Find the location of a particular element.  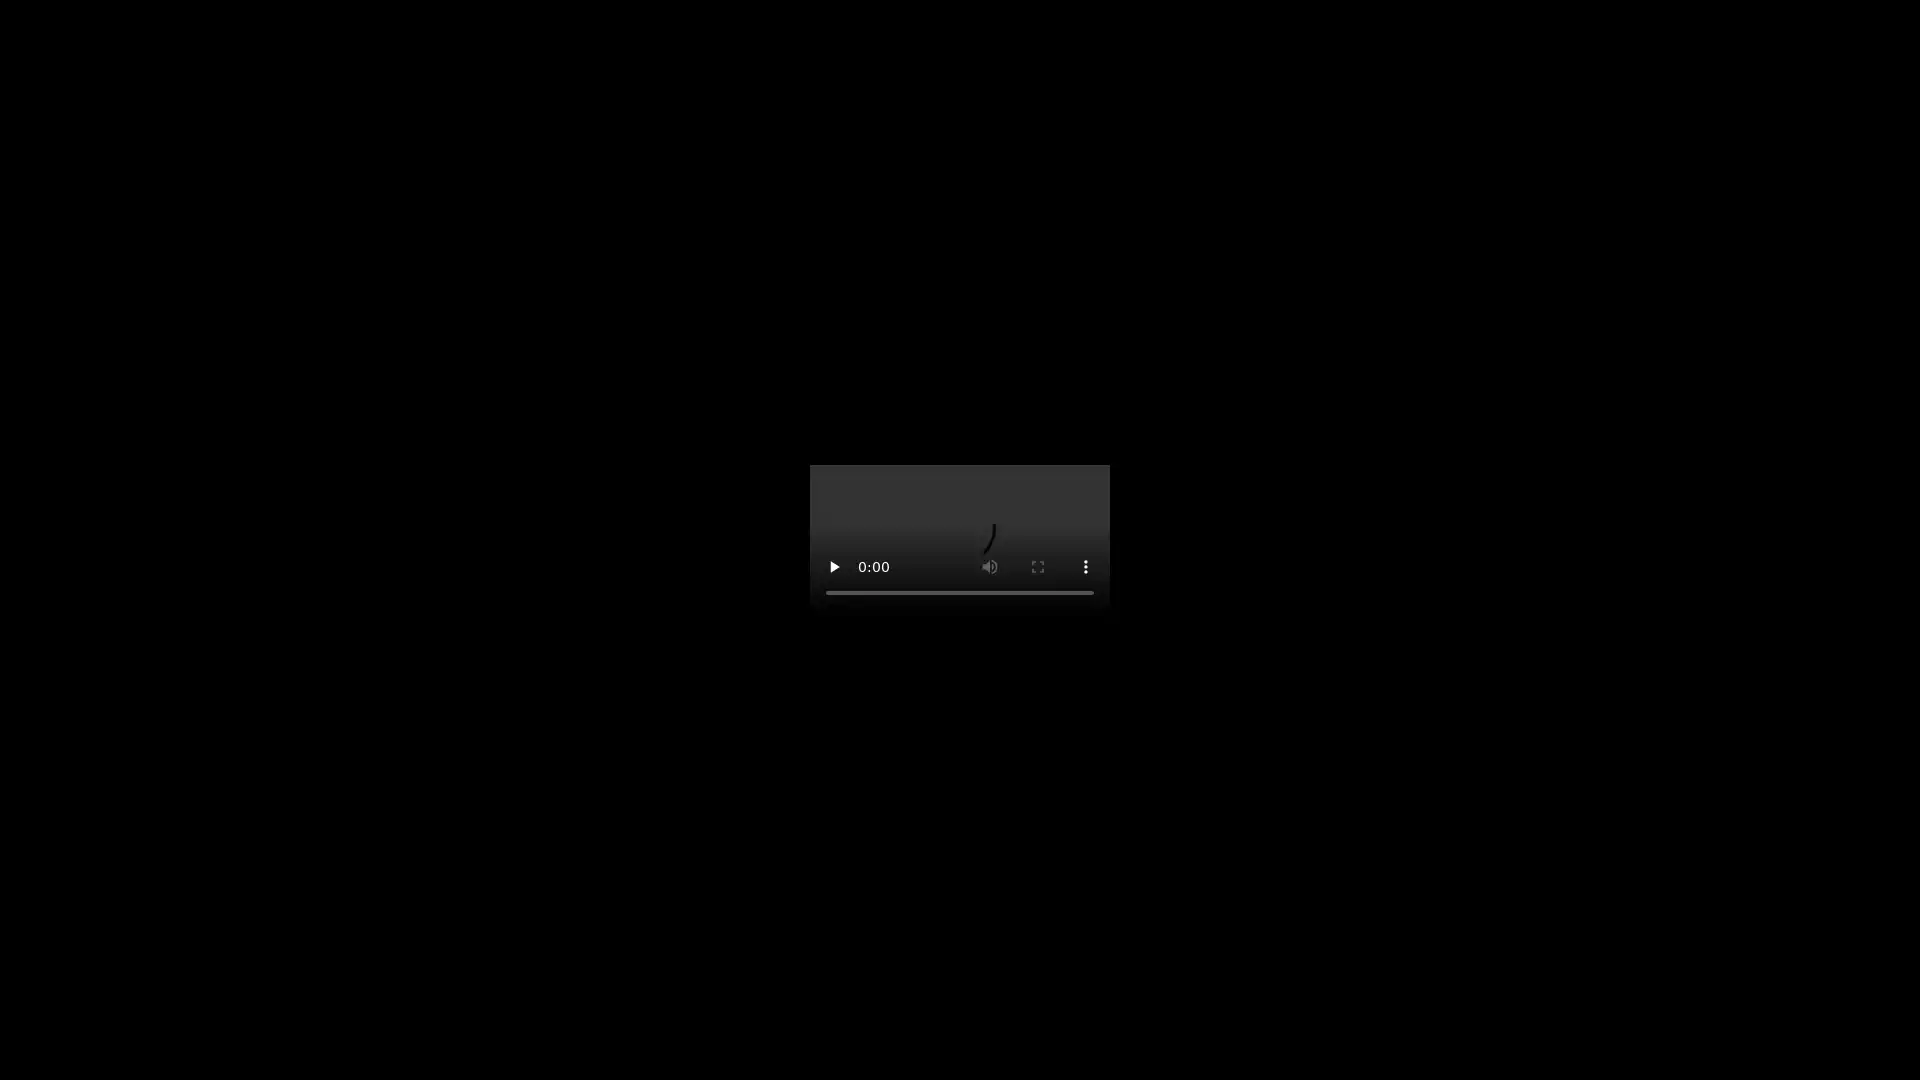

show more media controls is located at coordinates (1084, 567).